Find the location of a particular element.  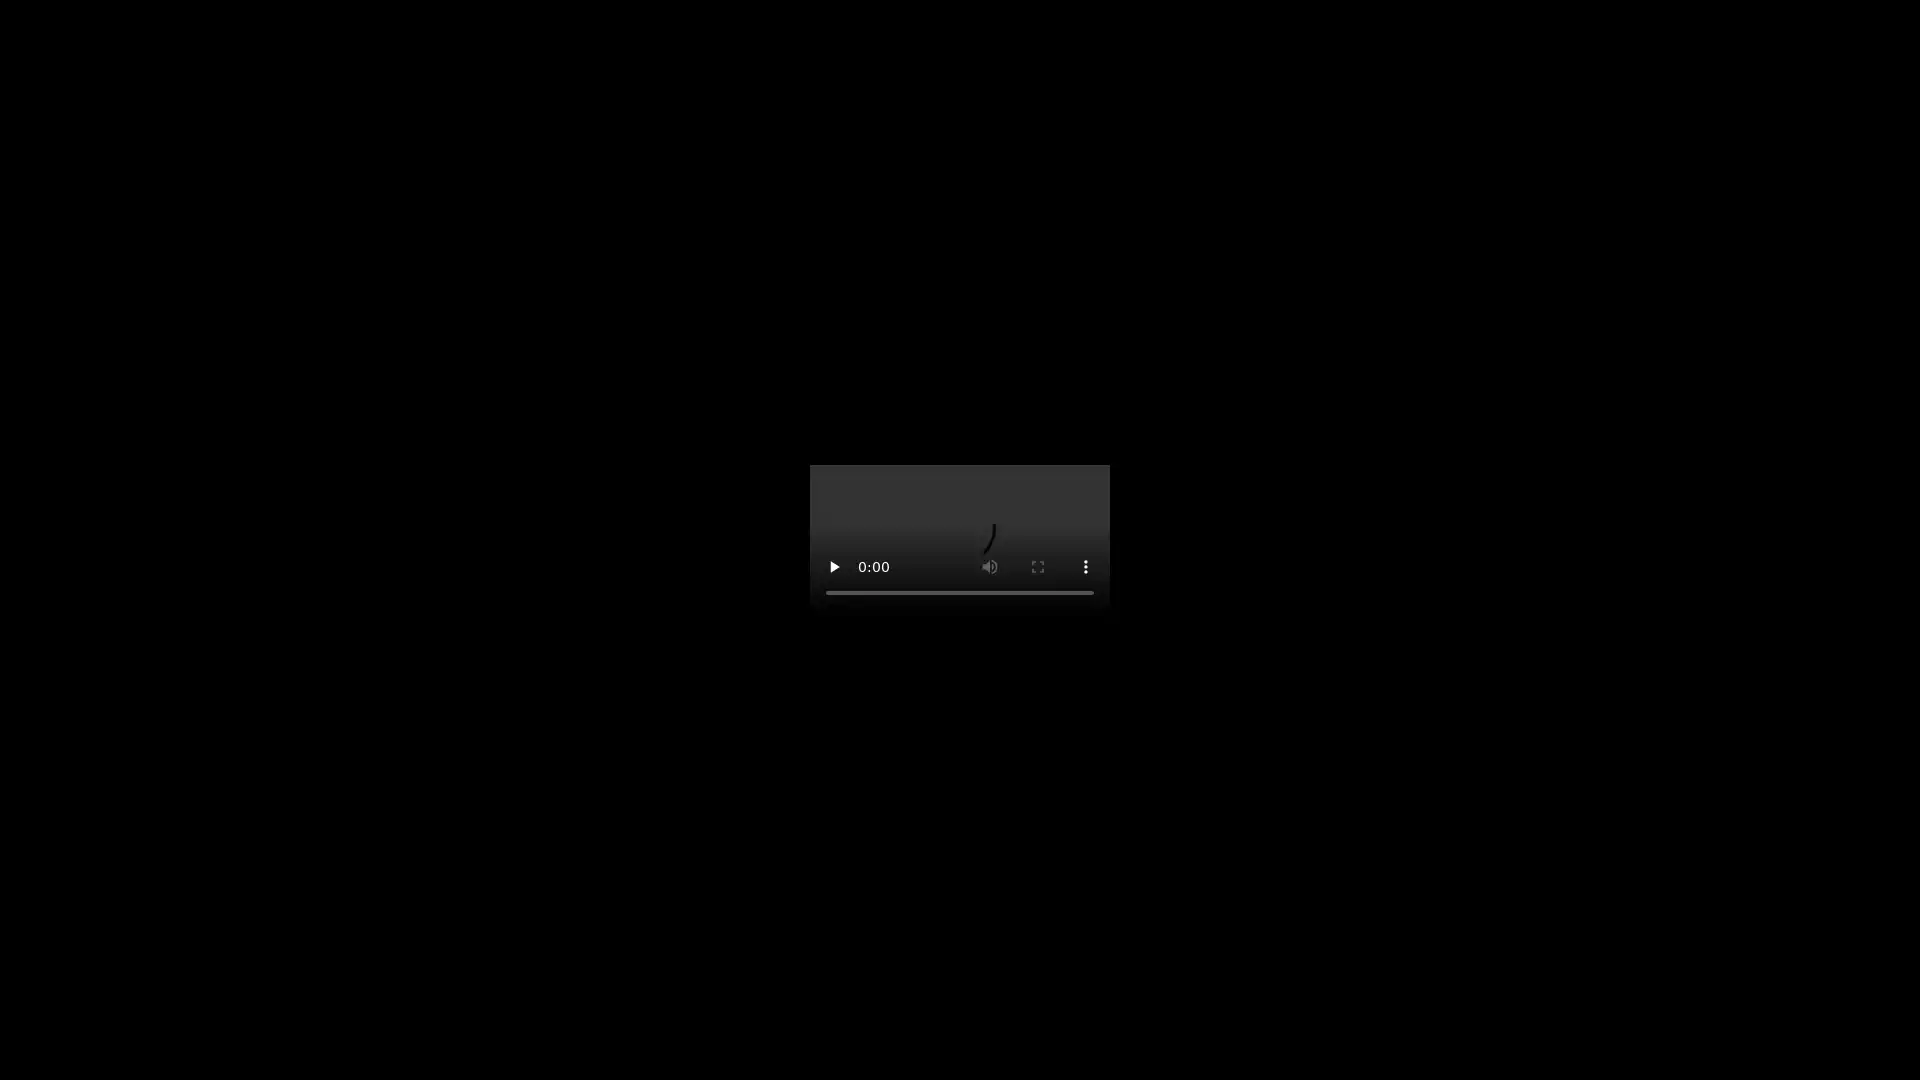

show more media controls is located at coordinates (1084, 567).